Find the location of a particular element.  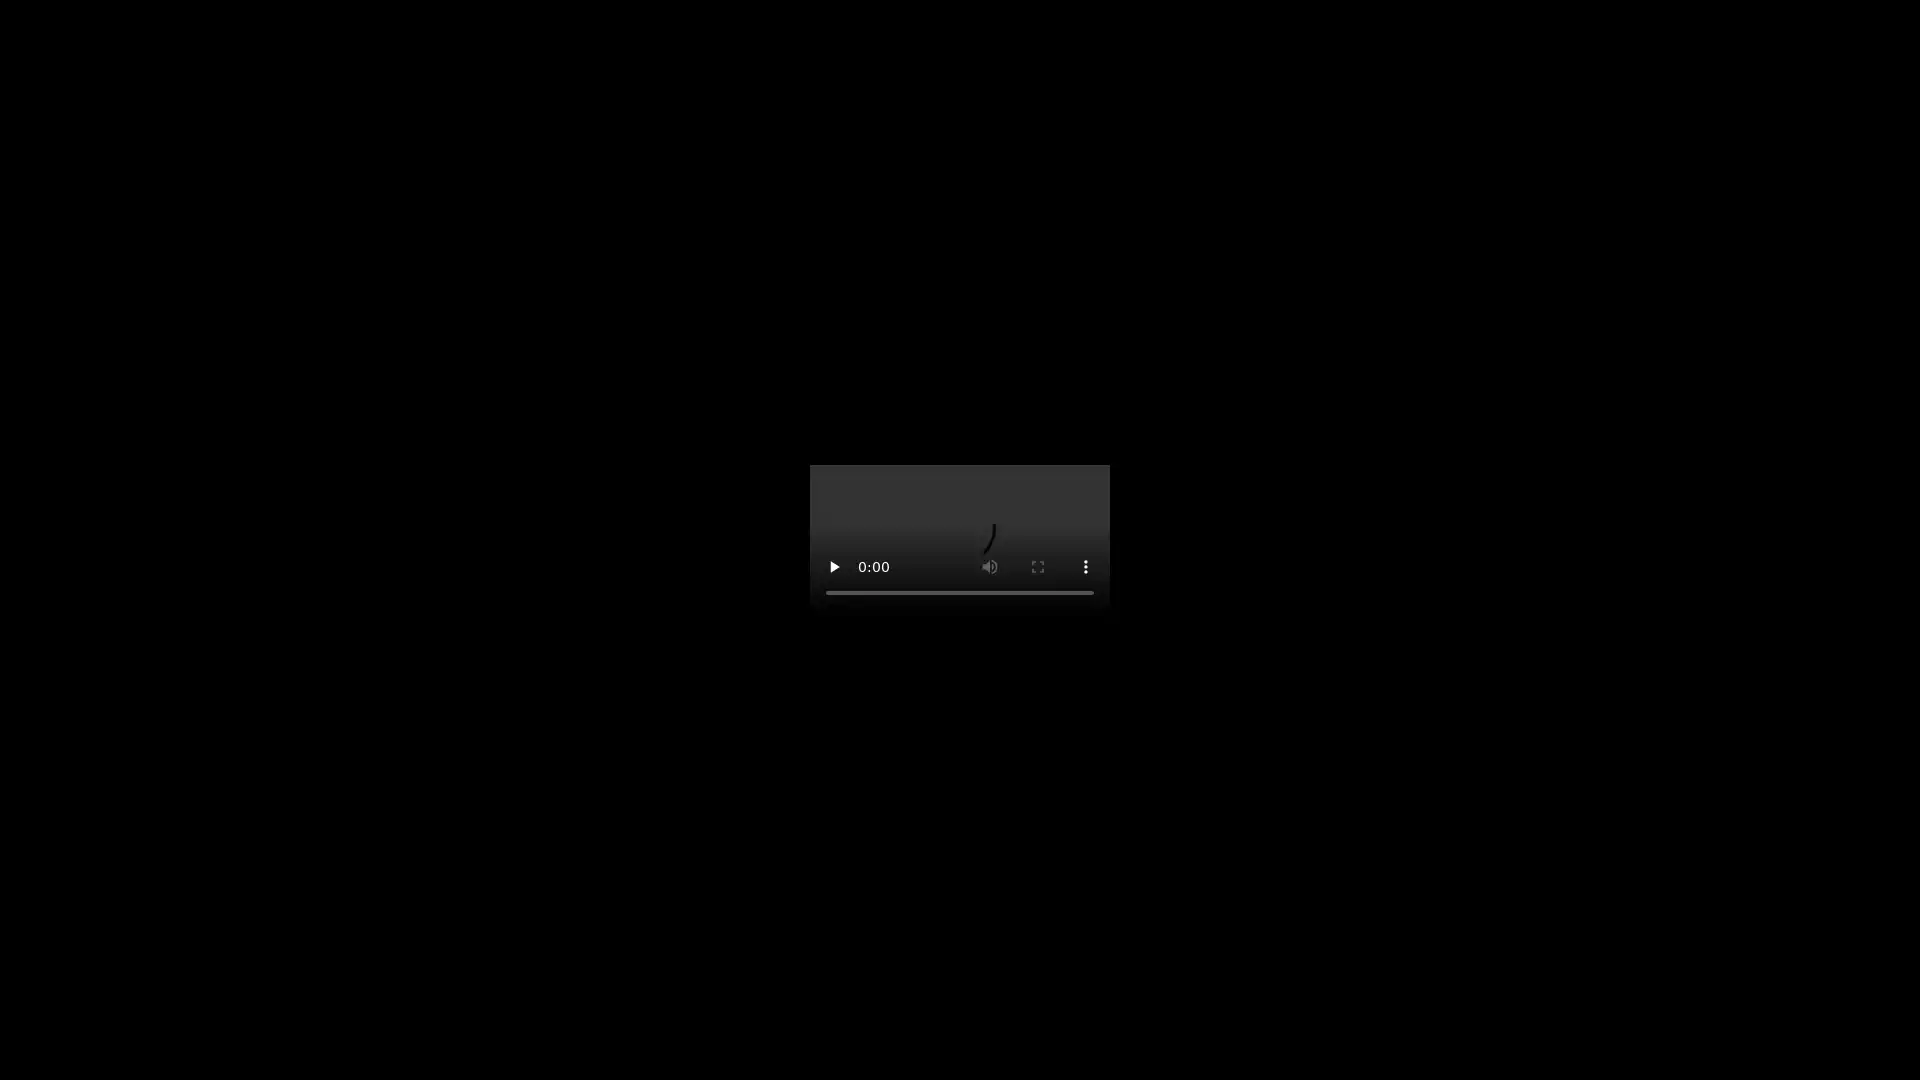

show more media controls is located at coordinates (1084, 567).